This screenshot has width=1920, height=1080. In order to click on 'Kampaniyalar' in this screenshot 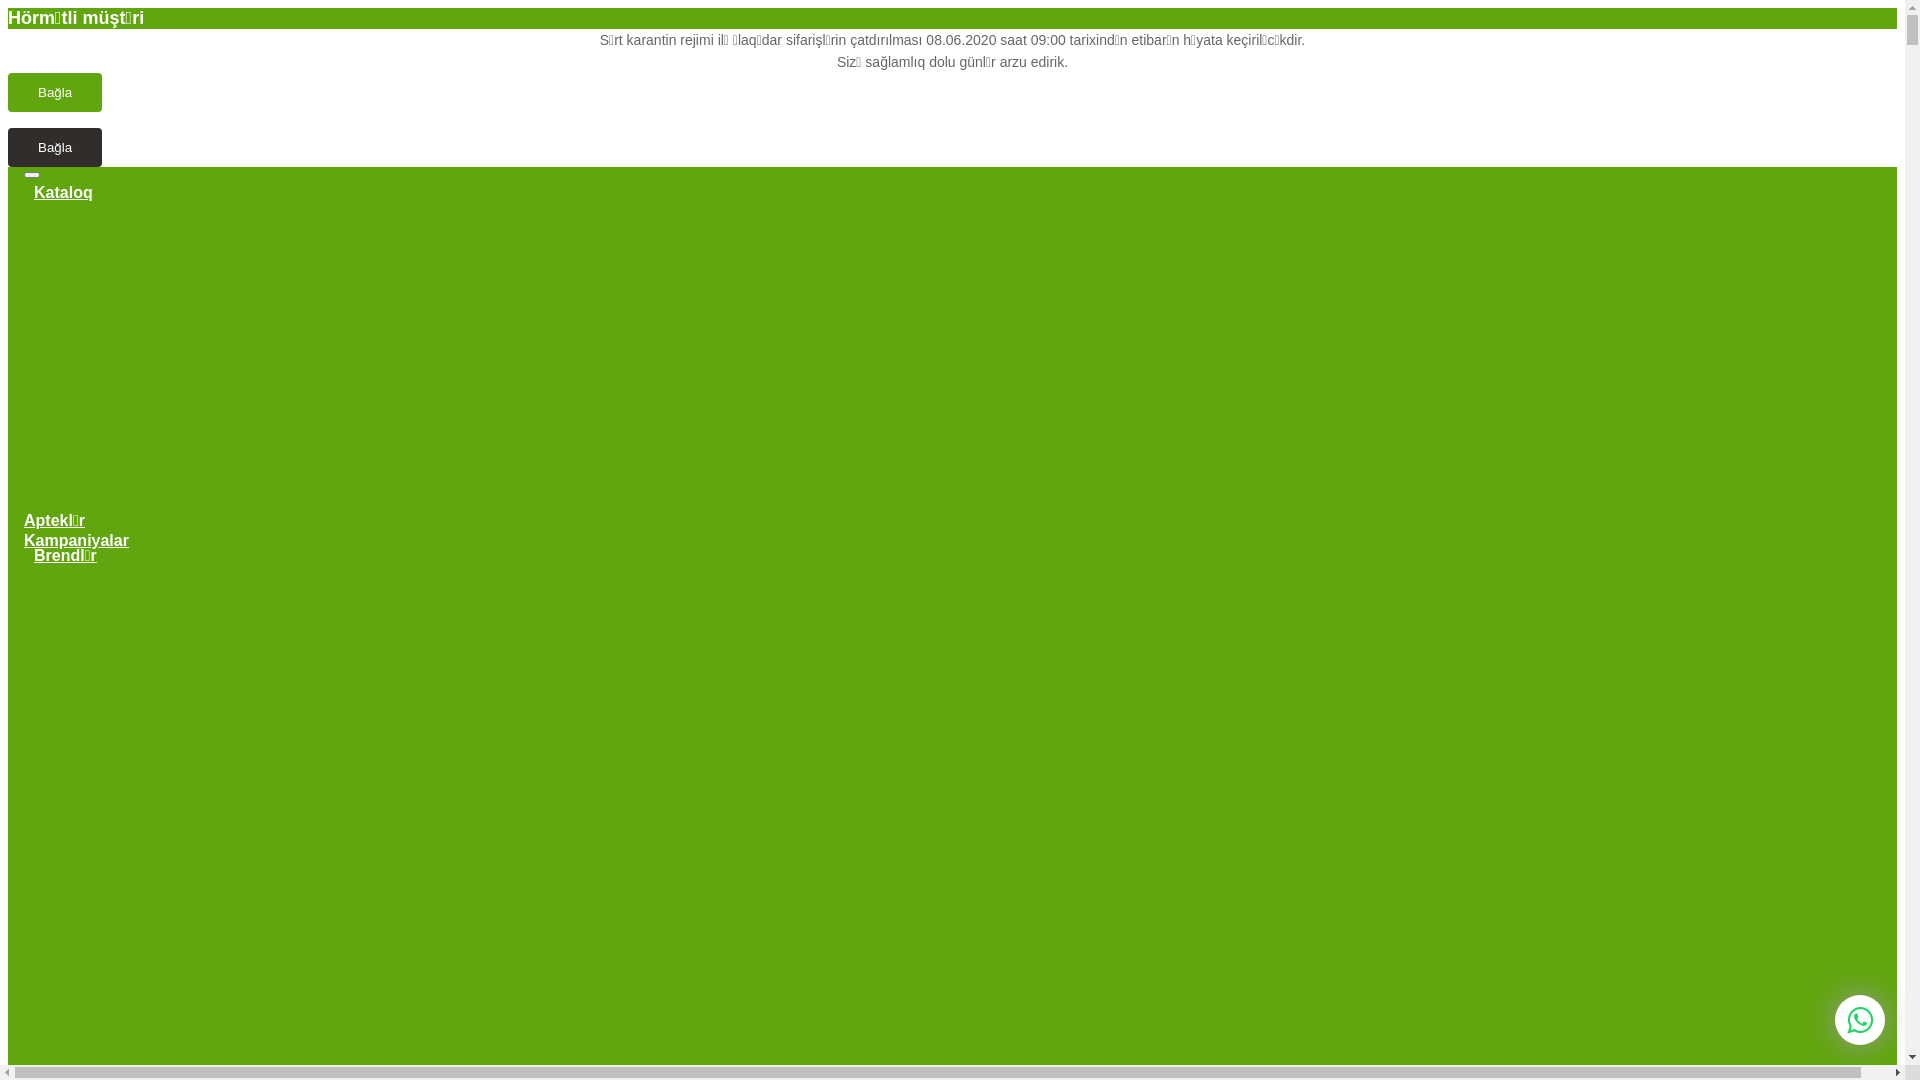, I will do `click(24, 540)`.